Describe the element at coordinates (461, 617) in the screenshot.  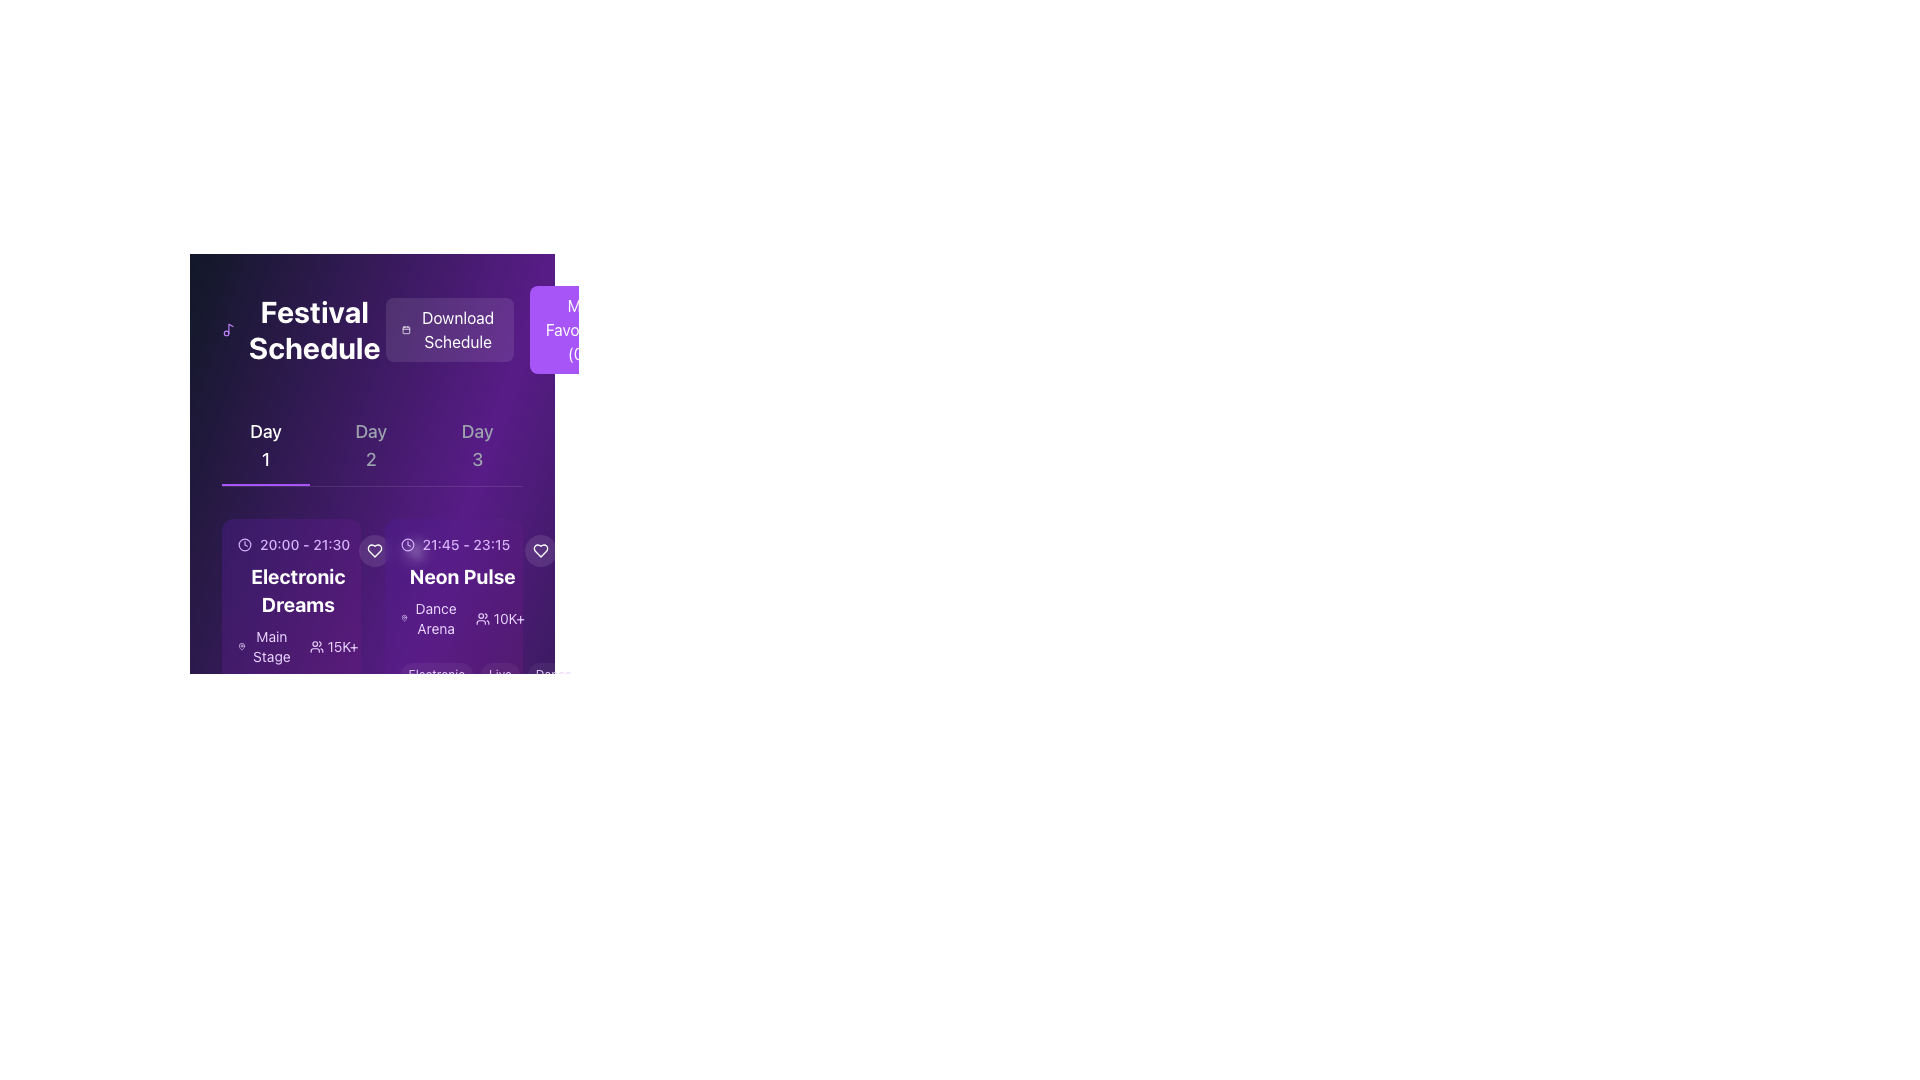
I see `informational block containing the text 'Dance Arena' and '10K+' styled in purple, located under the event 'Neon Pulse' in the schedule for day 1` at that location.